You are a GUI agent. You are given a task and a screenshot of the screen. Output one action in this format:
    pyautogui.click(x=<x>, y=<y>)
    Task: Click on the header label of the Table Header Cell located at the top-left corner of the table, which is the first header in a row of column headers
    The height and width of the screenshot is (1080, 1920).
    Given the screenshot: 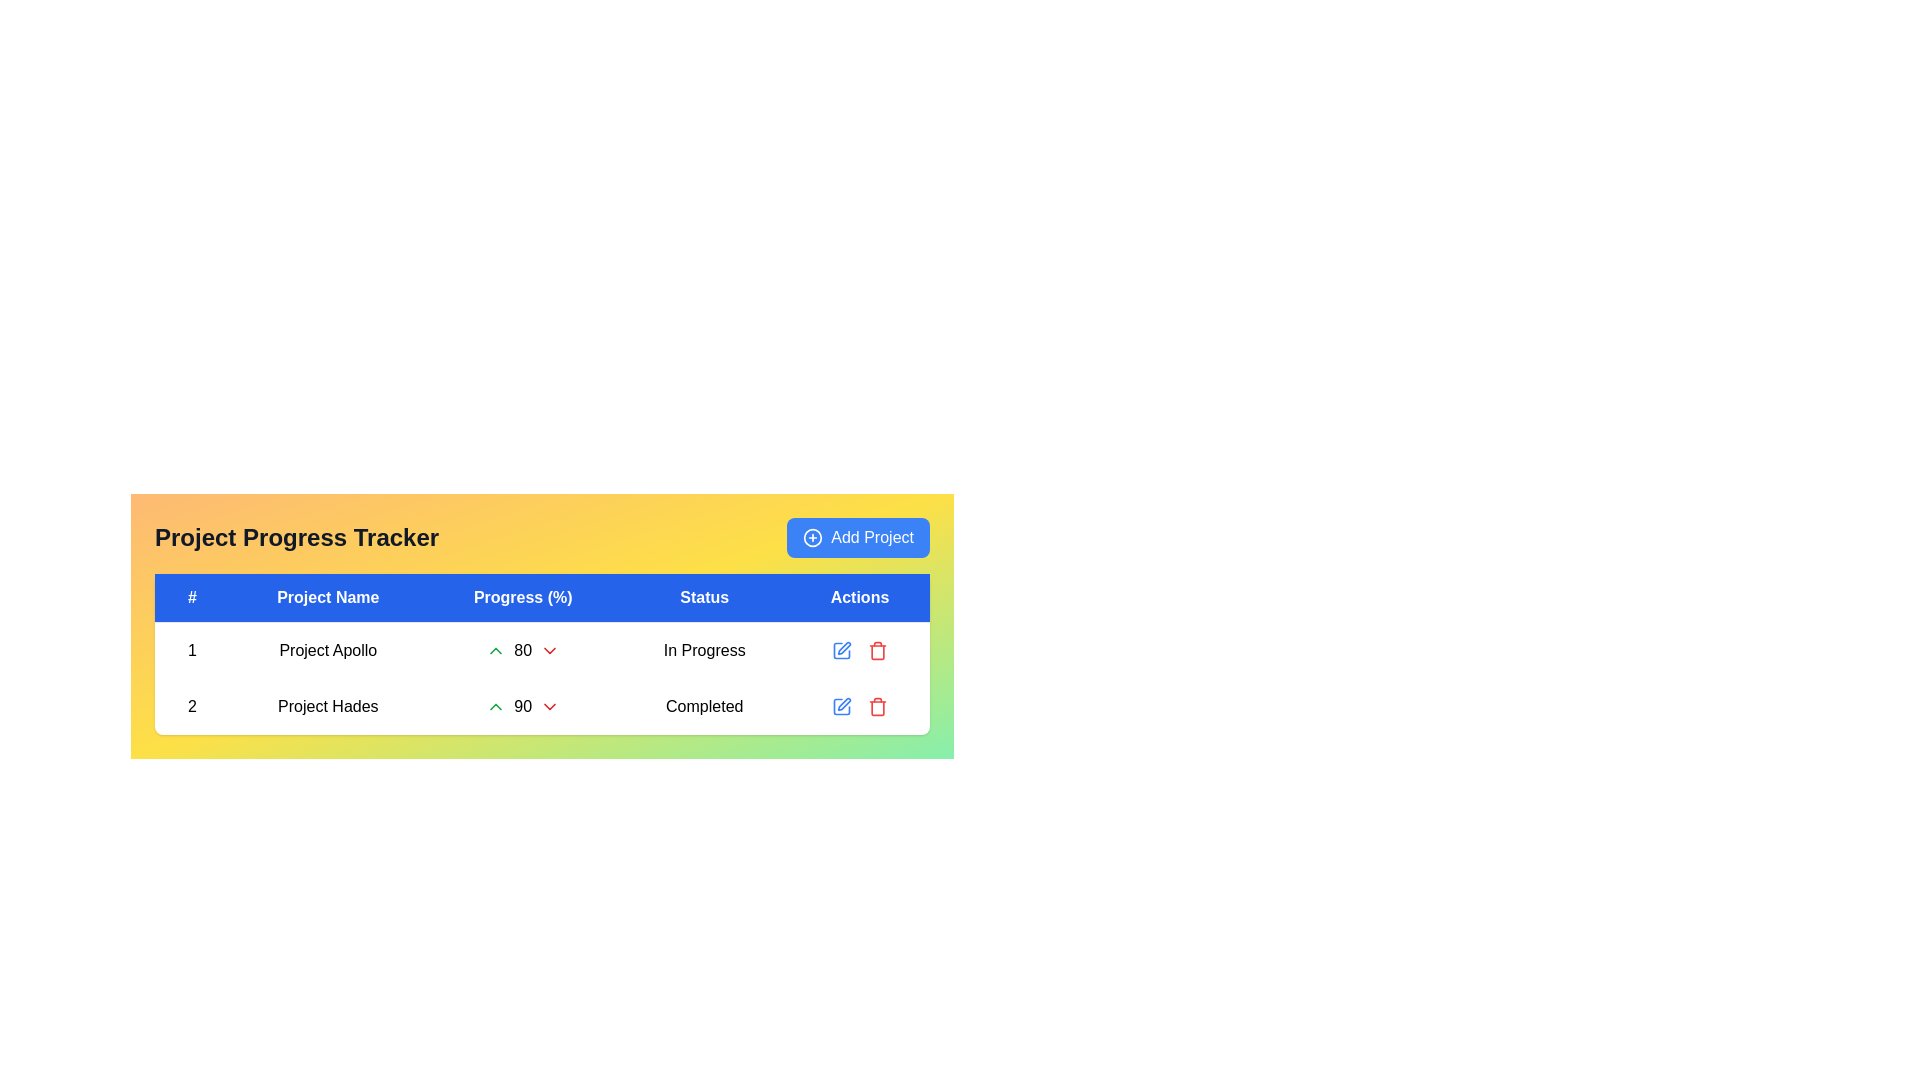 What is the action you would take?
    pyautogui.click(x=192, y=597)
    